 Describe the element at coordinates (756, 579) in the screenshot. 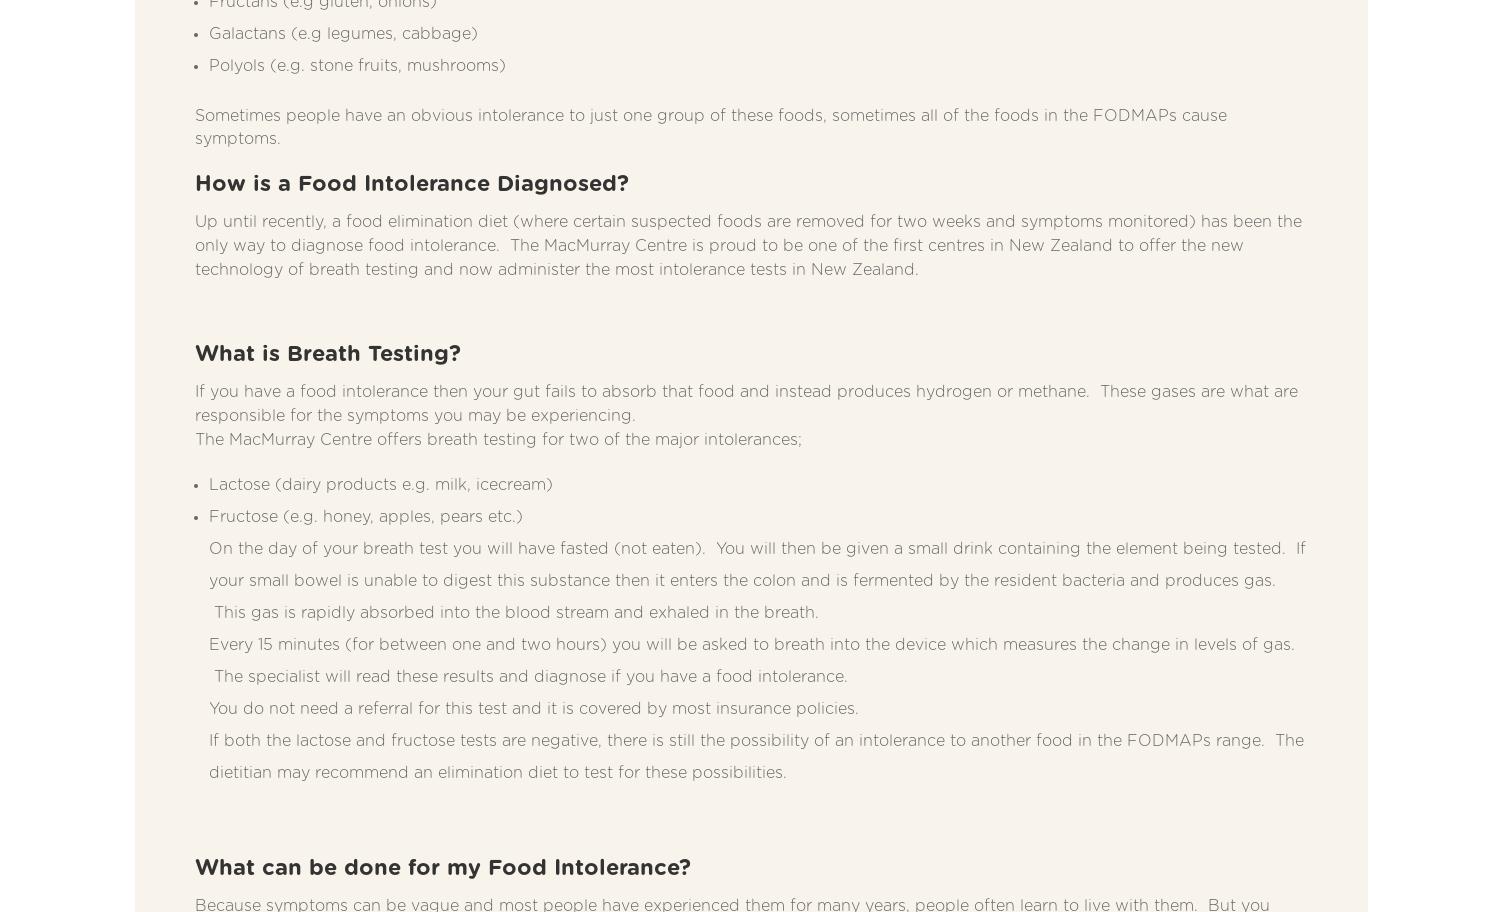

I see `'On the day of your breath test you will have fasted (not eaten).  You will then be given a small drink containing the element being tested.  If your small bowel is unable to digest this substance then it enters the colon and is fermented by the resident bacteria and produces gas.  This gas is rapidly absorbed into the blood stream and exhaled in the breath.'` at that location.